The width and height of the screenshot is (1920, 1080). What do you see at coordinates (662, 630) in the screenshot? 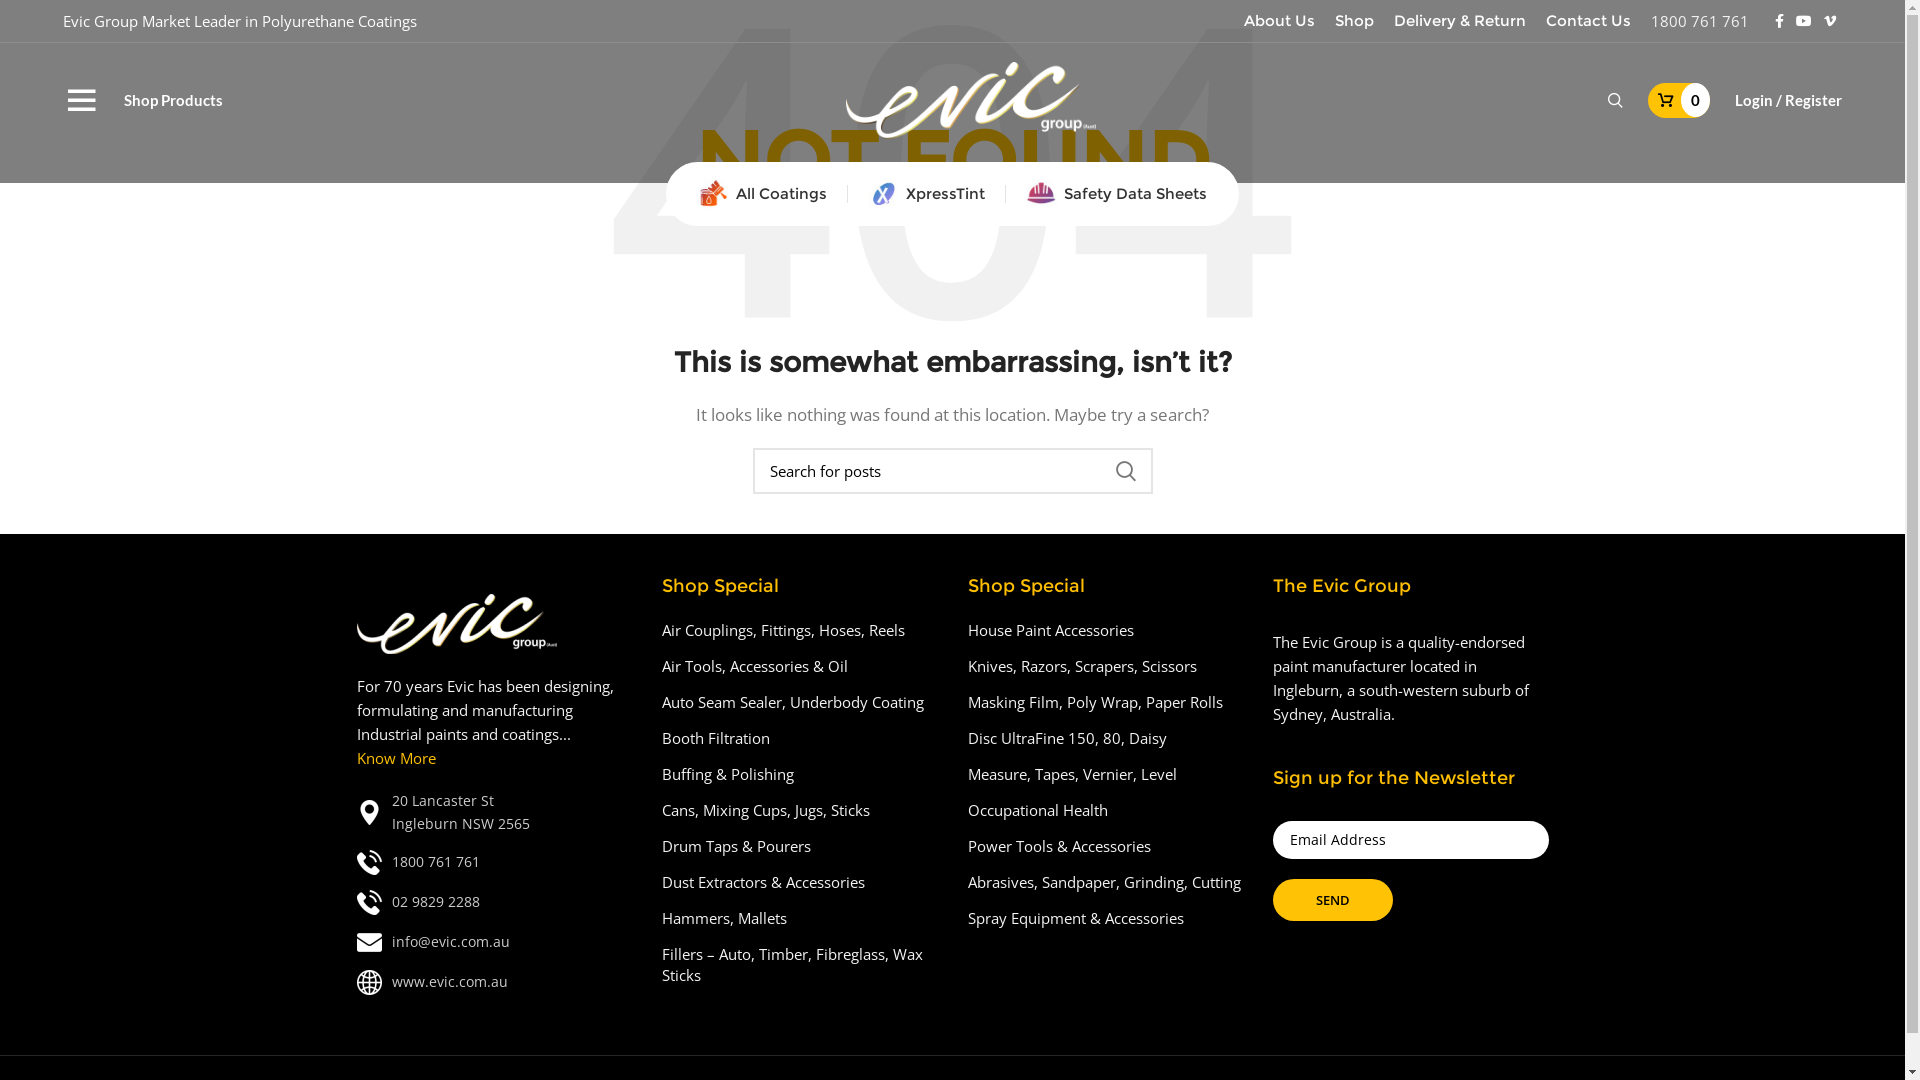
I see `'Air Couplings, Fittings, Hoses, Reels'` at bounding box center [662, 630].